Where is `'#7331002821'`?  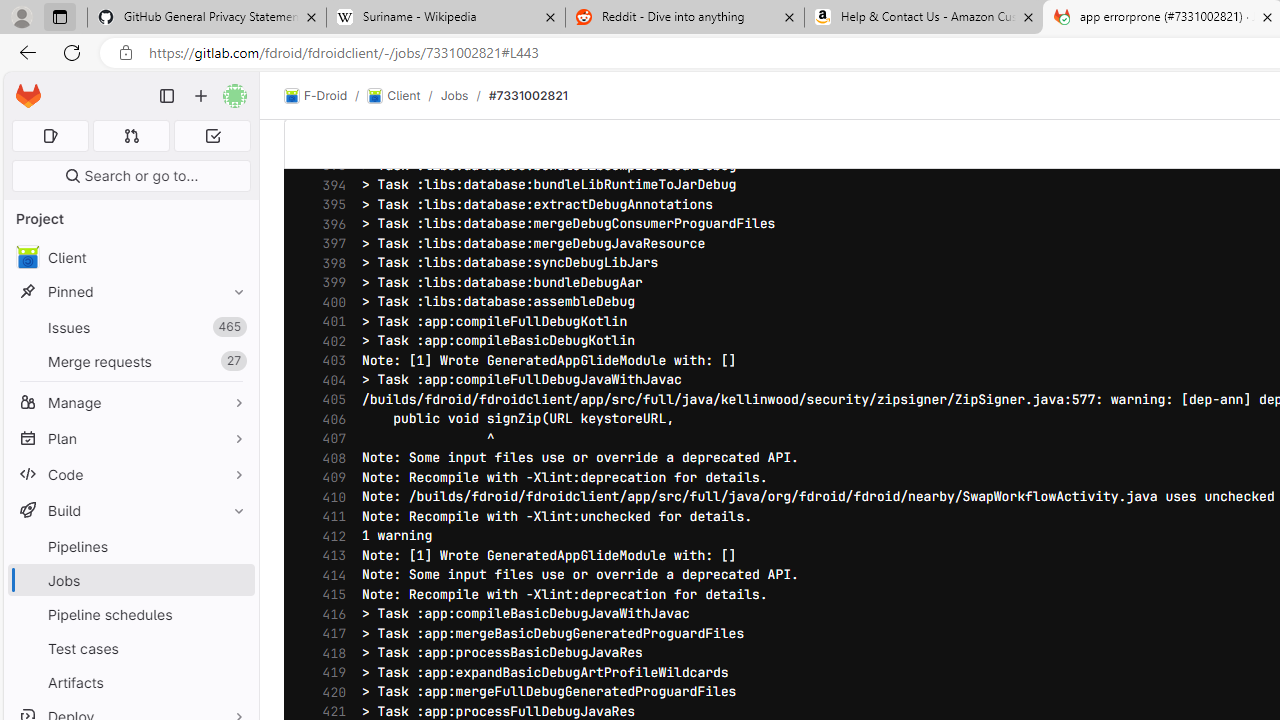
'#7331002821' is located at coordinates (528, 95).